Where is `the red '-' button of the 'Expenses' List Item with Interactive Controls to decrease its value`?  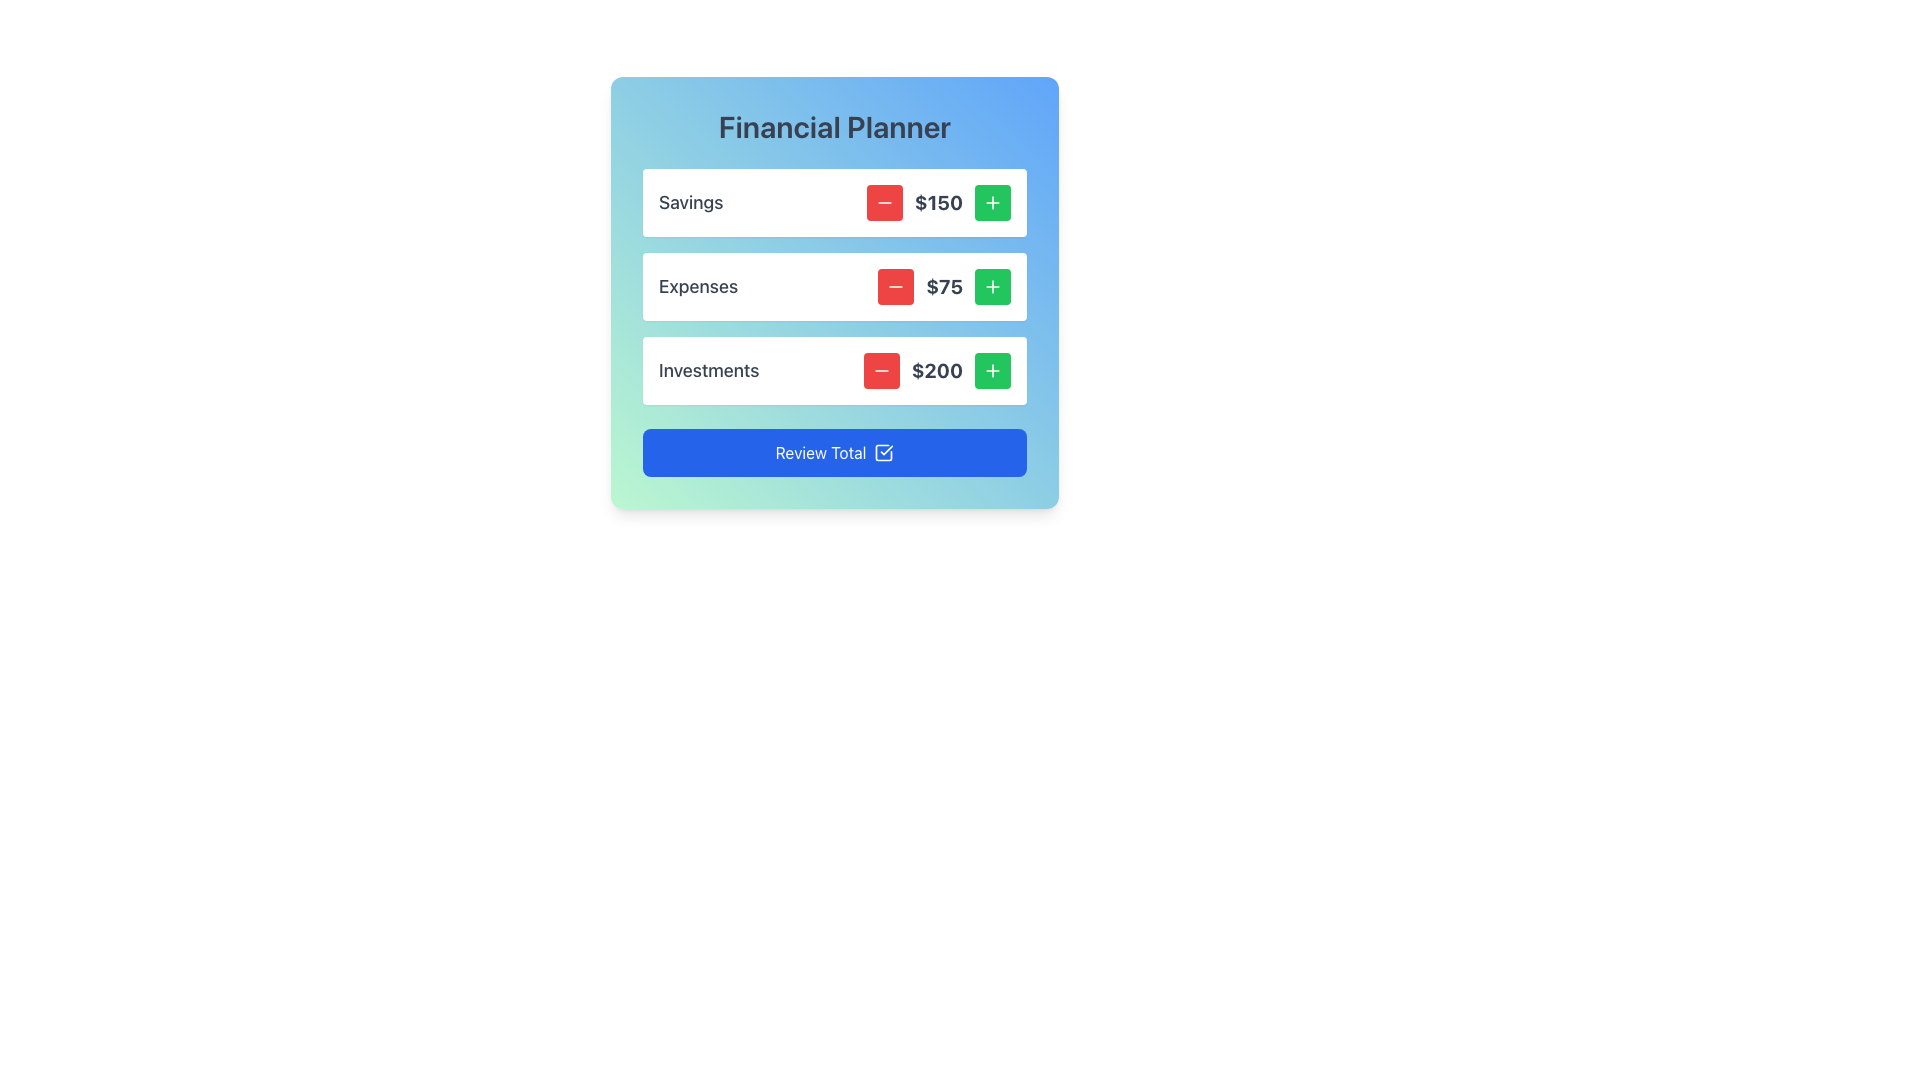
the red '-' button of the 'Expenses' List Item with Interactive Controls to decrease its value is located at coordinates (835, 293).